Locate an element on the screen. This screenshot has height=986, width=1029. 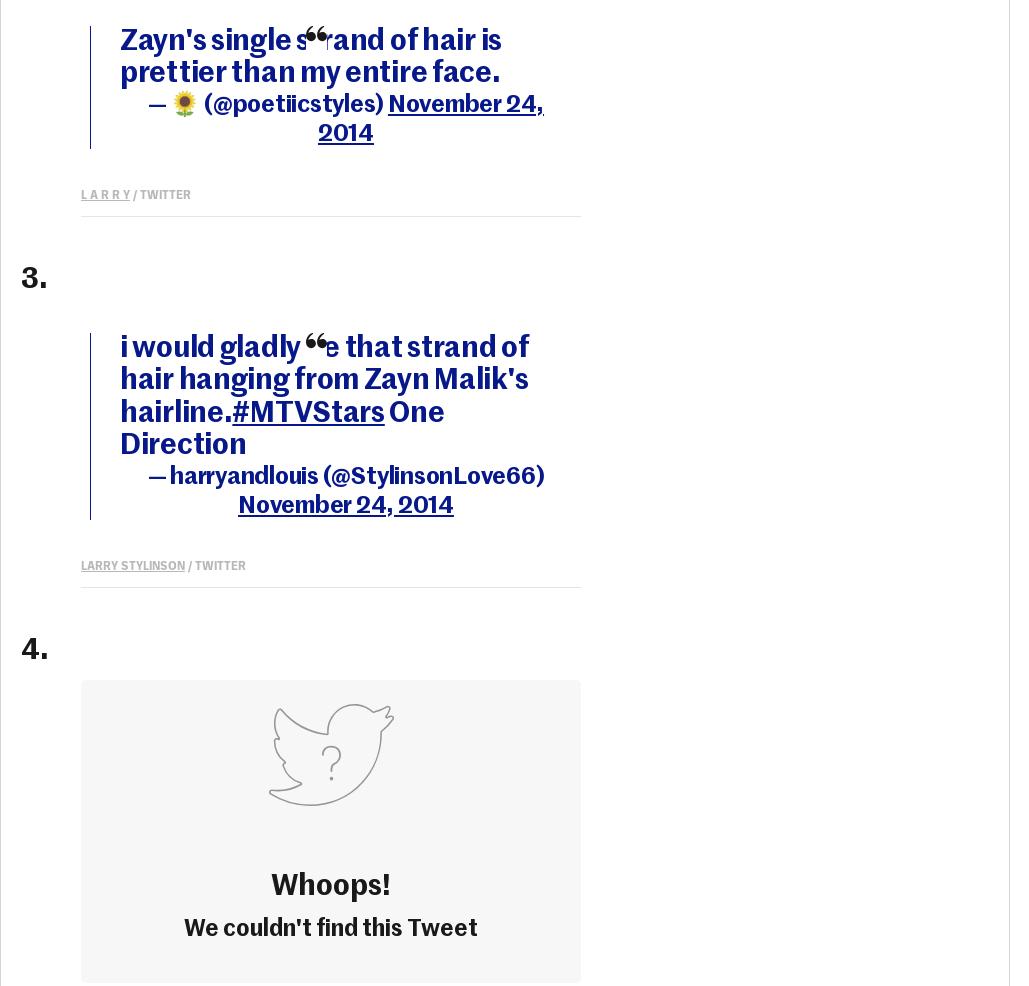
'3.' is located at coordinates (34, 279).